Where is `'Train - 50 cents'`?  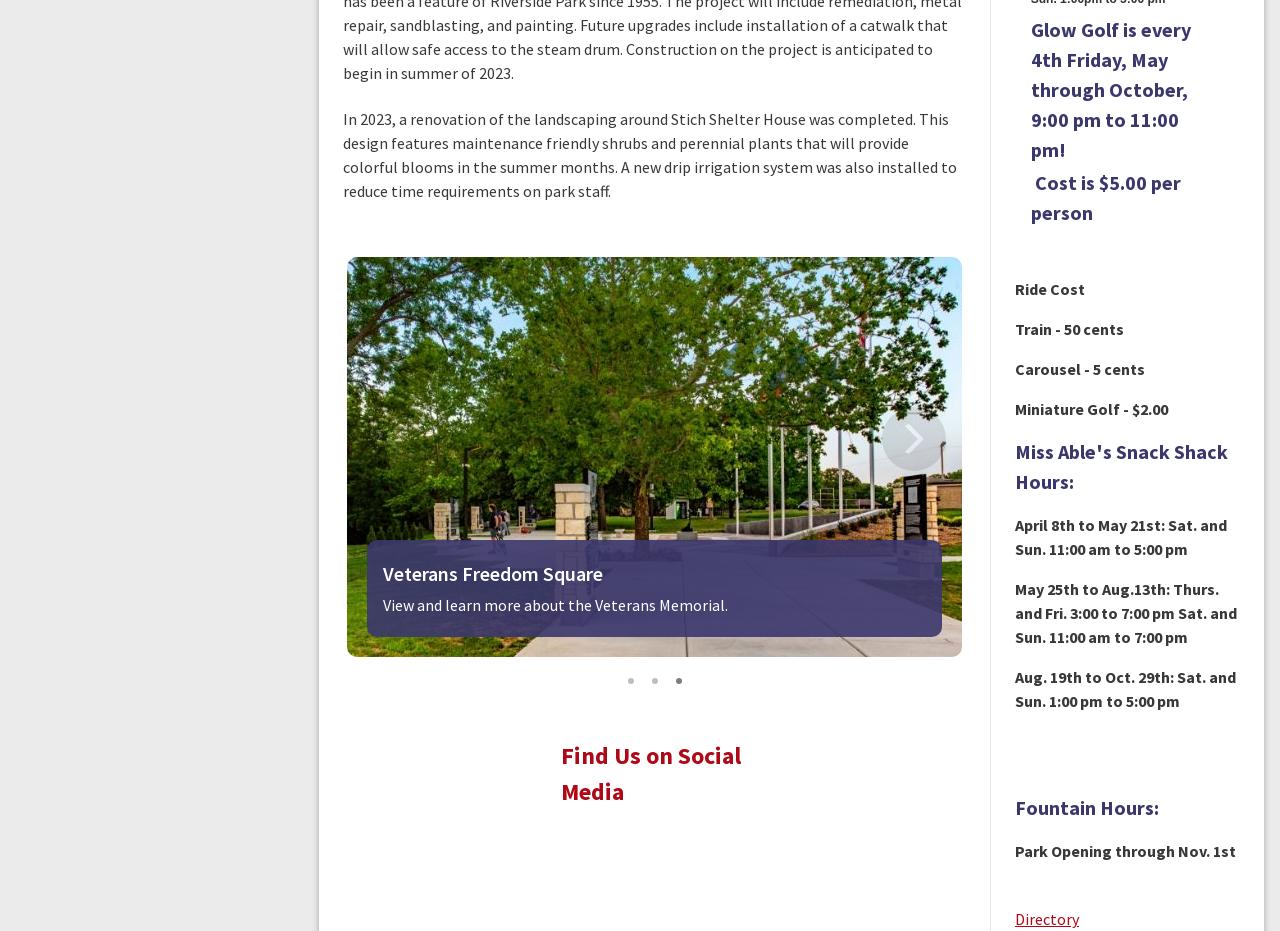 'Train - 50 cents' is located at coordinates (1067, 328).